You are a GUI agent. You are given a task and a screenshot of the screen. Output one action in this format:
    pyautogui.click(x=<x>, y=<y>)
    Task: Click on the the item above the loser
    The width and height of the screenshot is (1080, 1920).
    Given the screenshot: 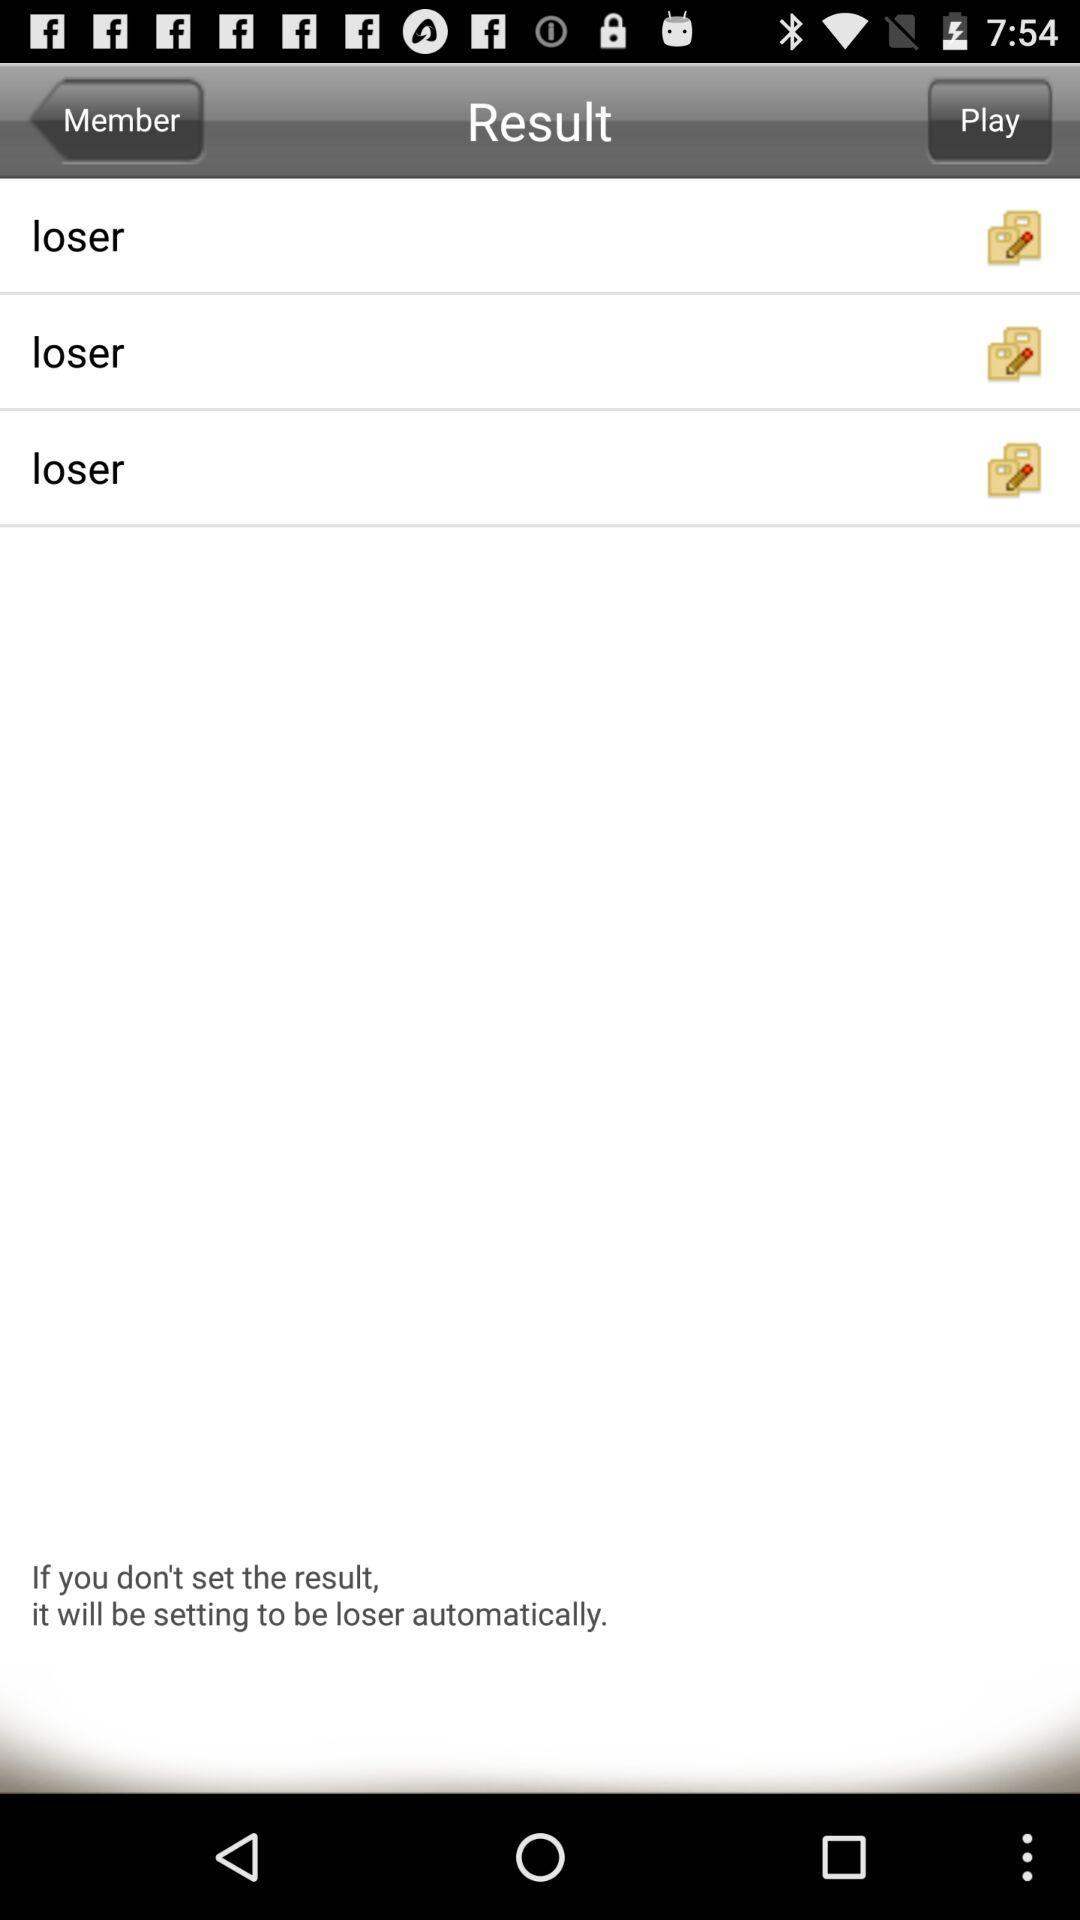 What is the action you would take?
    pyautogui.click(x=990, y=119)
    